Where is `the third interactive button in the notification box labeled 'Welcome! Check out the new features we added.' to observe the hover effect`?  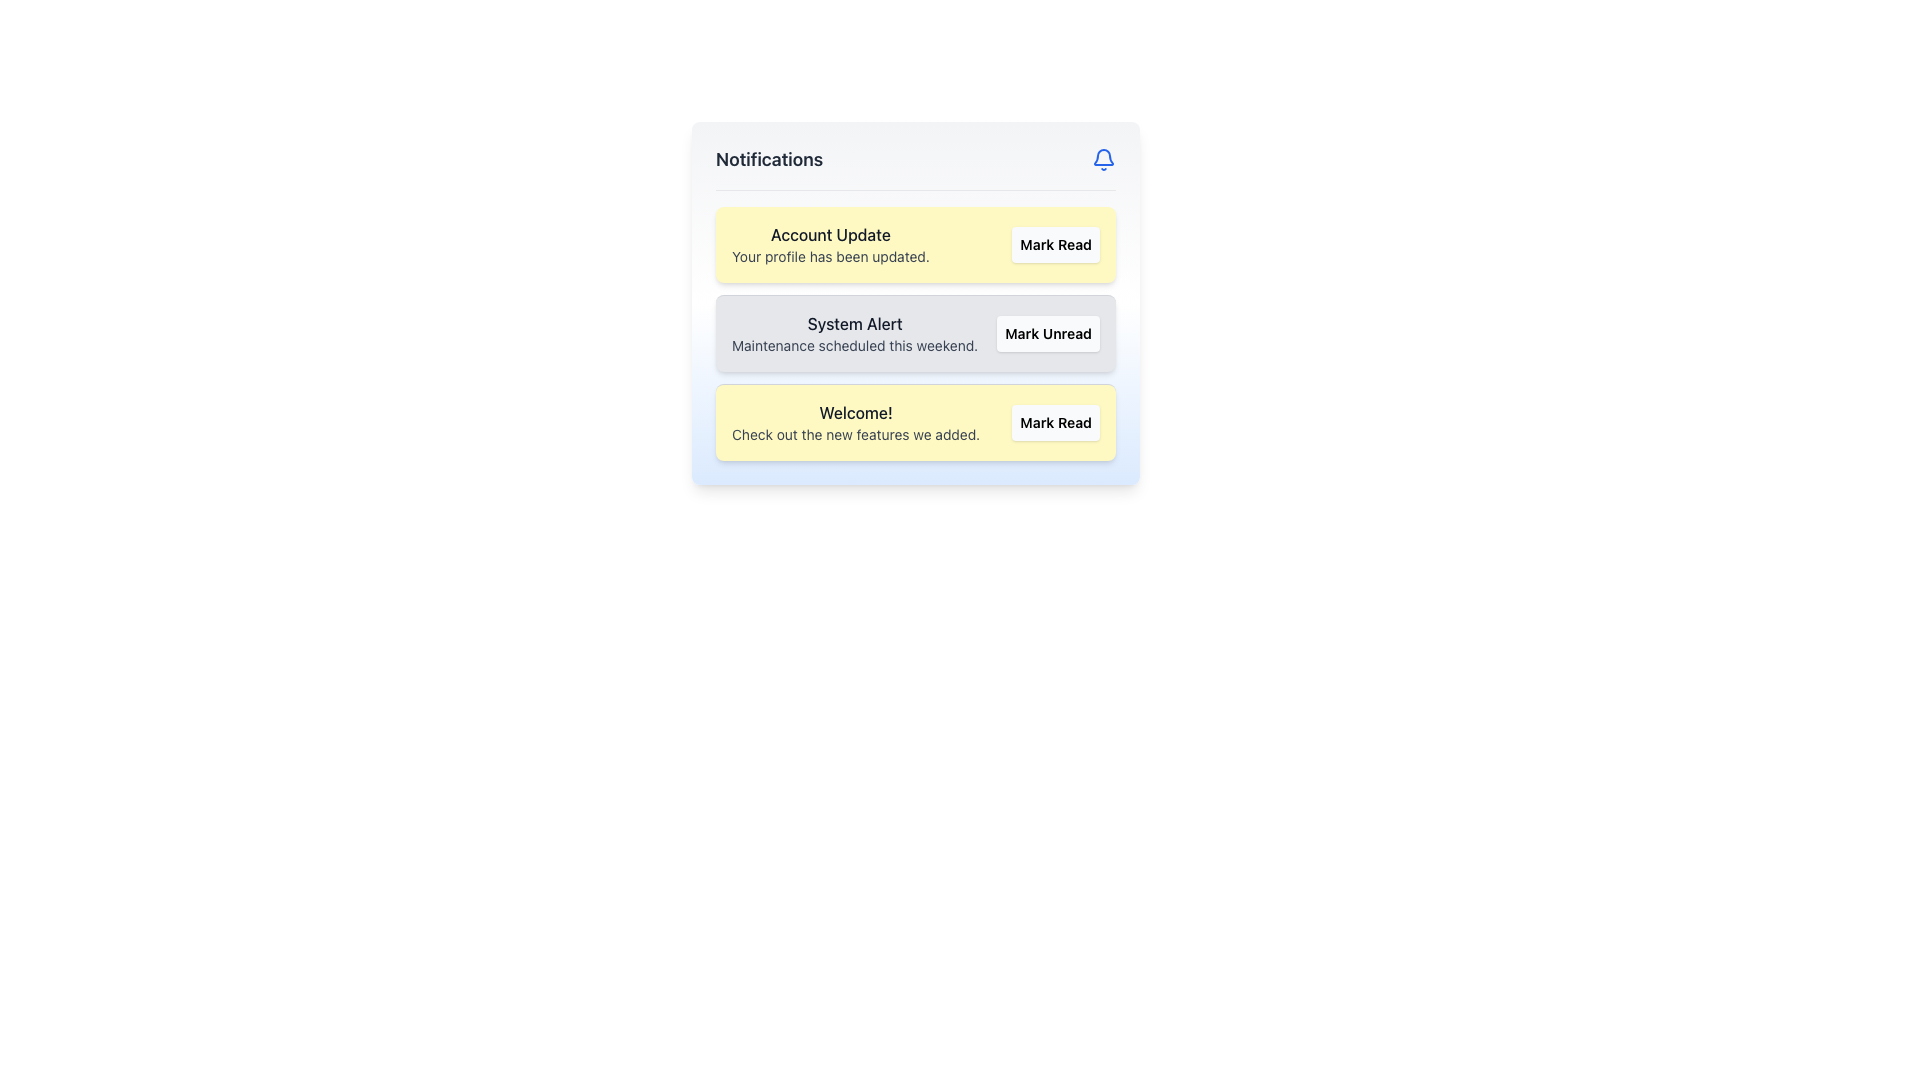 the third interactive button in the notification box labeled 'Welcome! Check out the new features we added.' to observe the hover effect is located at coordinates (1055, 422).